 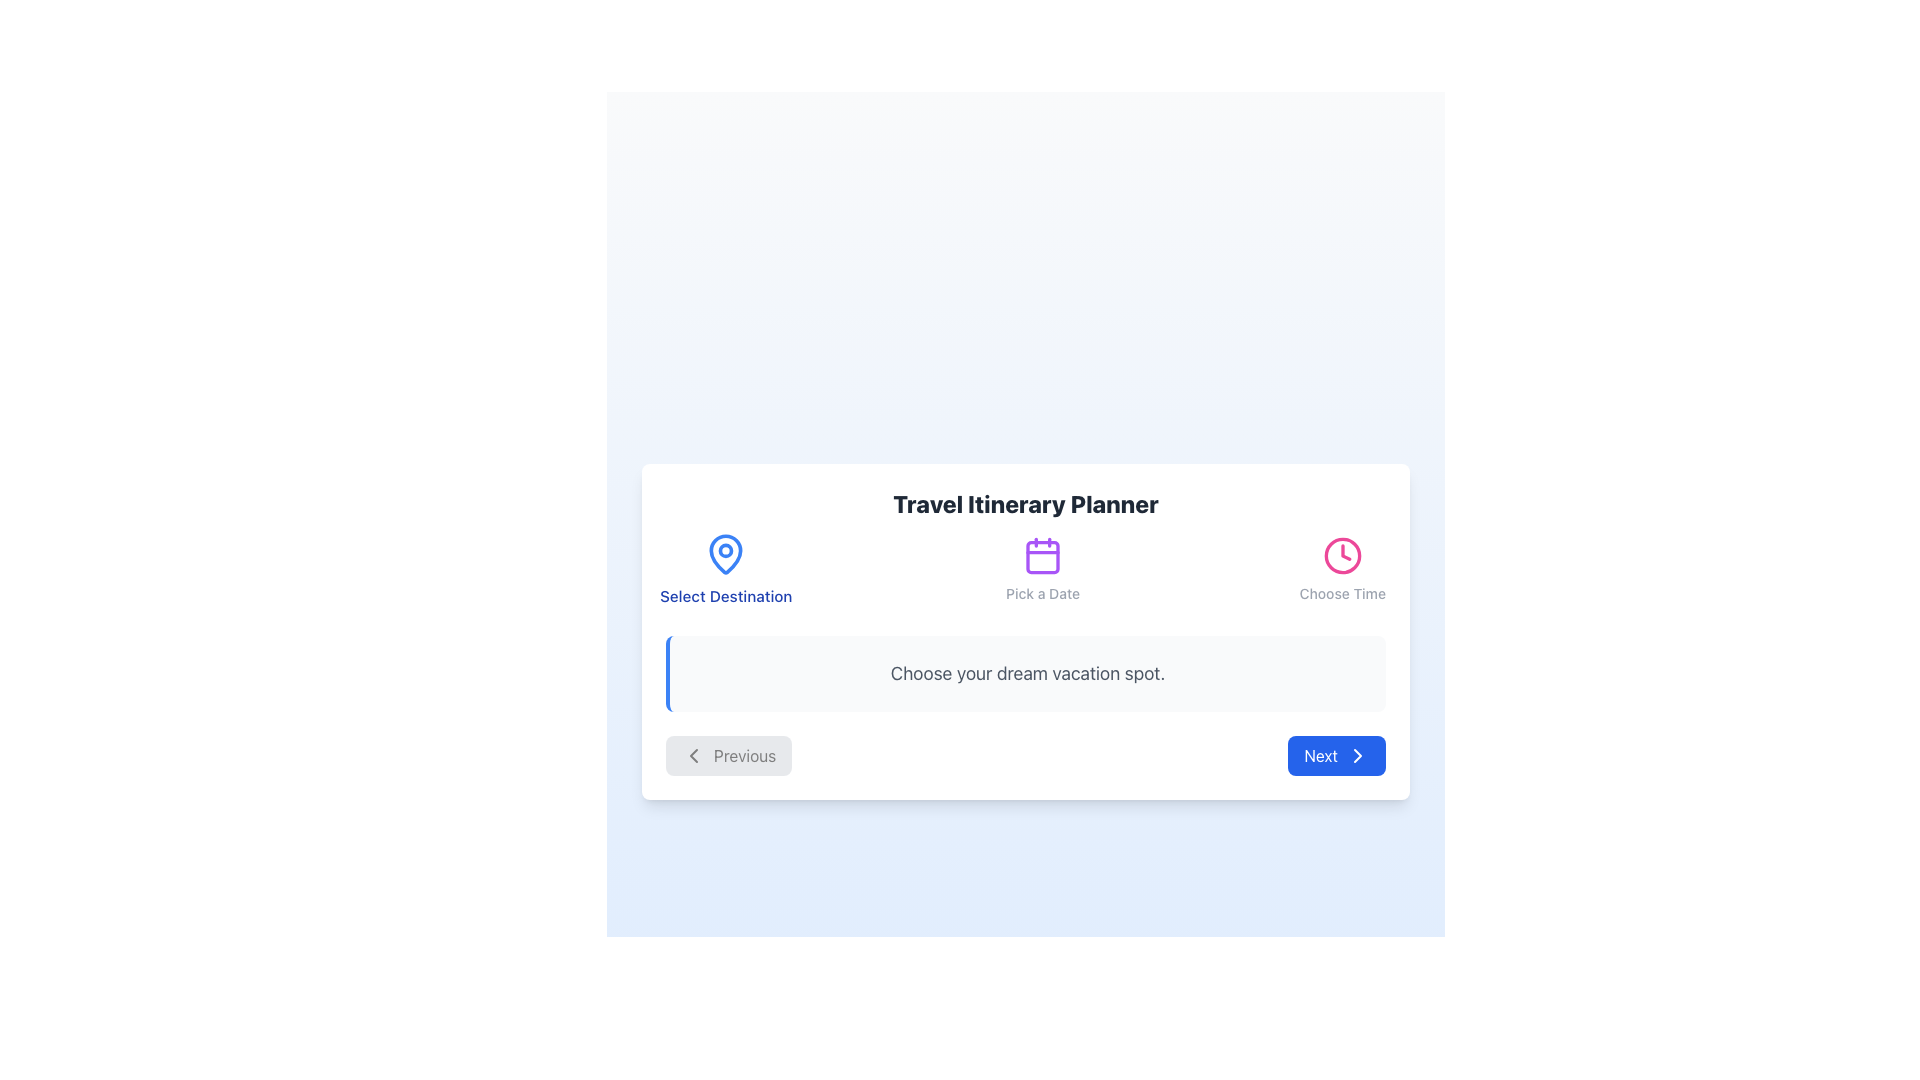 What do you see at coordinates (725, 595) in the screenshot?
I see `the static text label that describes the associated icon for selecting a travel destination, located under the first icon in a horizontally aligned group of options` at bounding box center [725, 595].